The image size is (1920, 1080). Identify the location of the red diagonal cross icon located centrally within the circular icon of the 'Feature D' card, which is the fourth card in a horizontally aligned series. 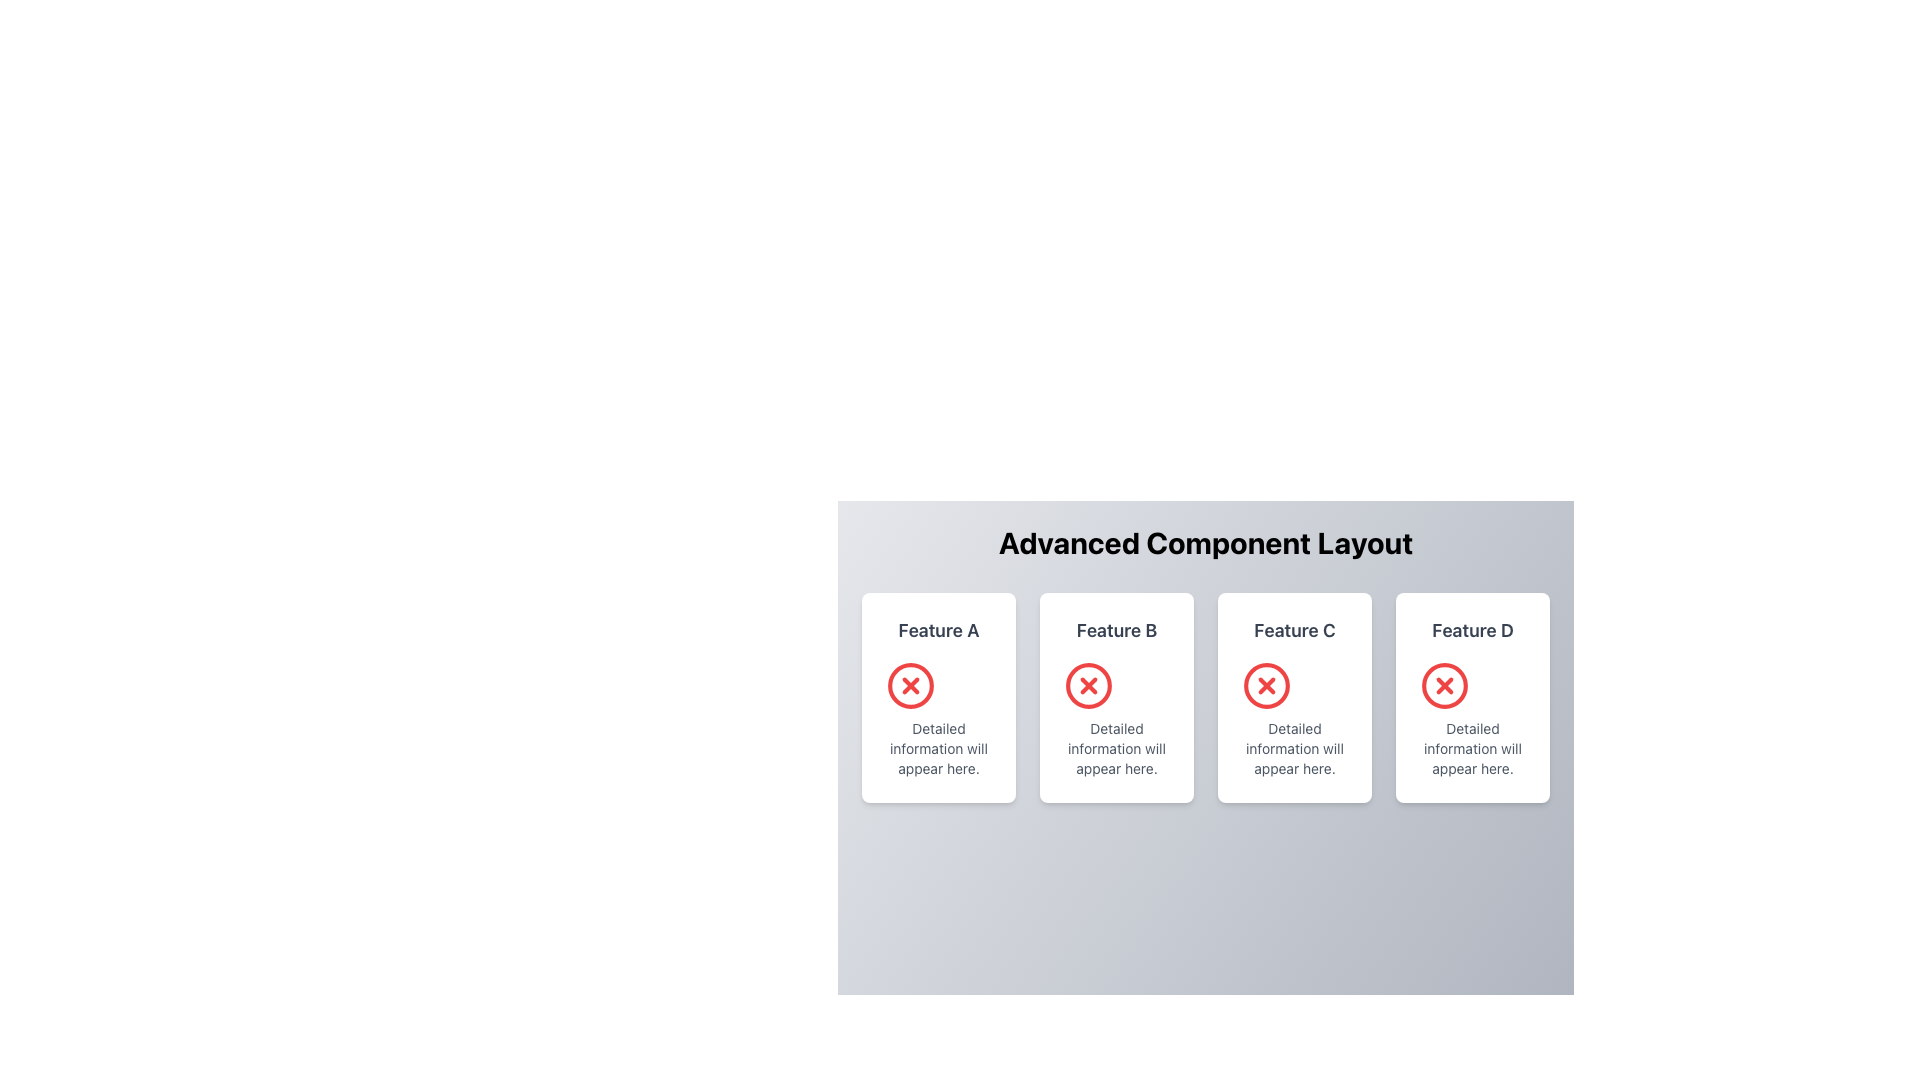
(1444, 685).